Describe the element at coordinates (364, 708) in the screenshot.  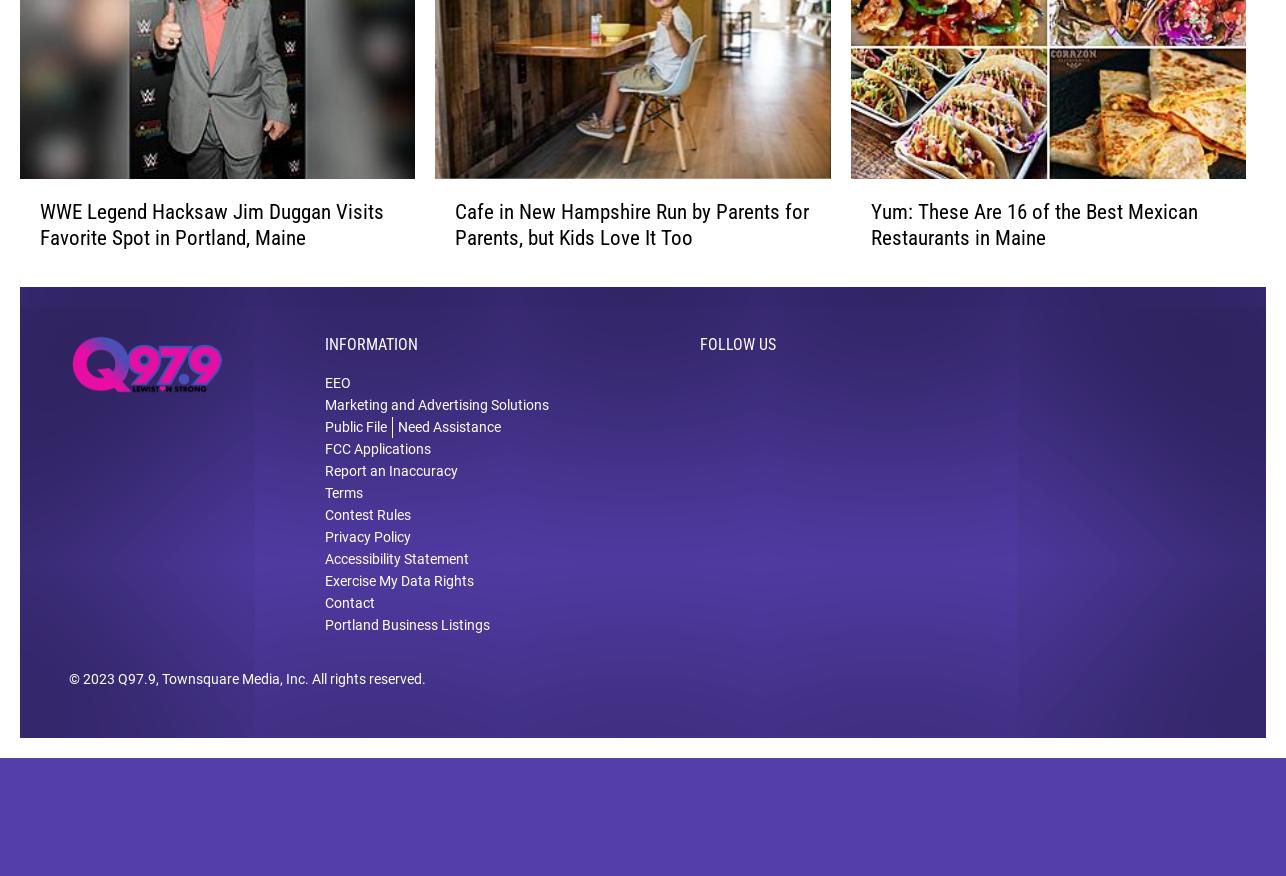
I see `'. All rights reserved.'` at that location.